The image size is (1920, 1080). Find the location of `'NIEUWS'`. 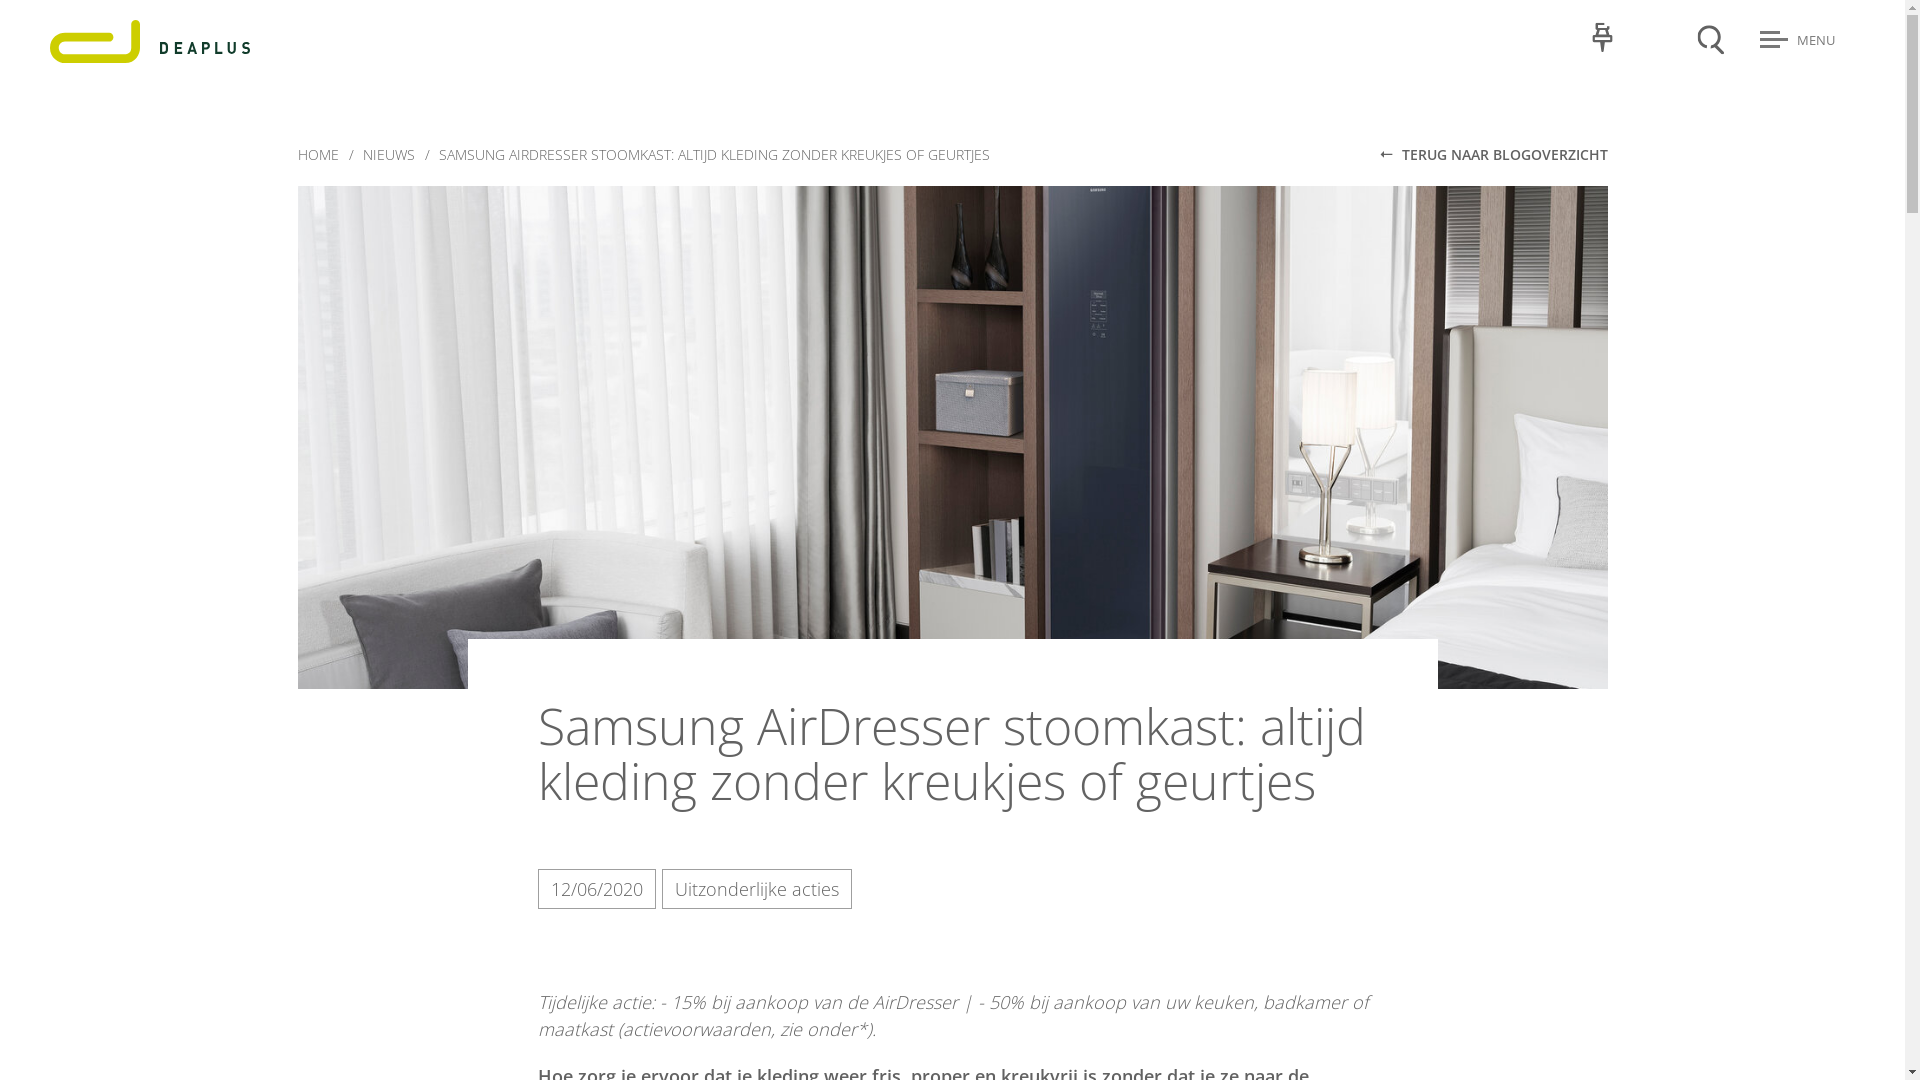

'NIEUWS' is located at coordinates (388, 153).